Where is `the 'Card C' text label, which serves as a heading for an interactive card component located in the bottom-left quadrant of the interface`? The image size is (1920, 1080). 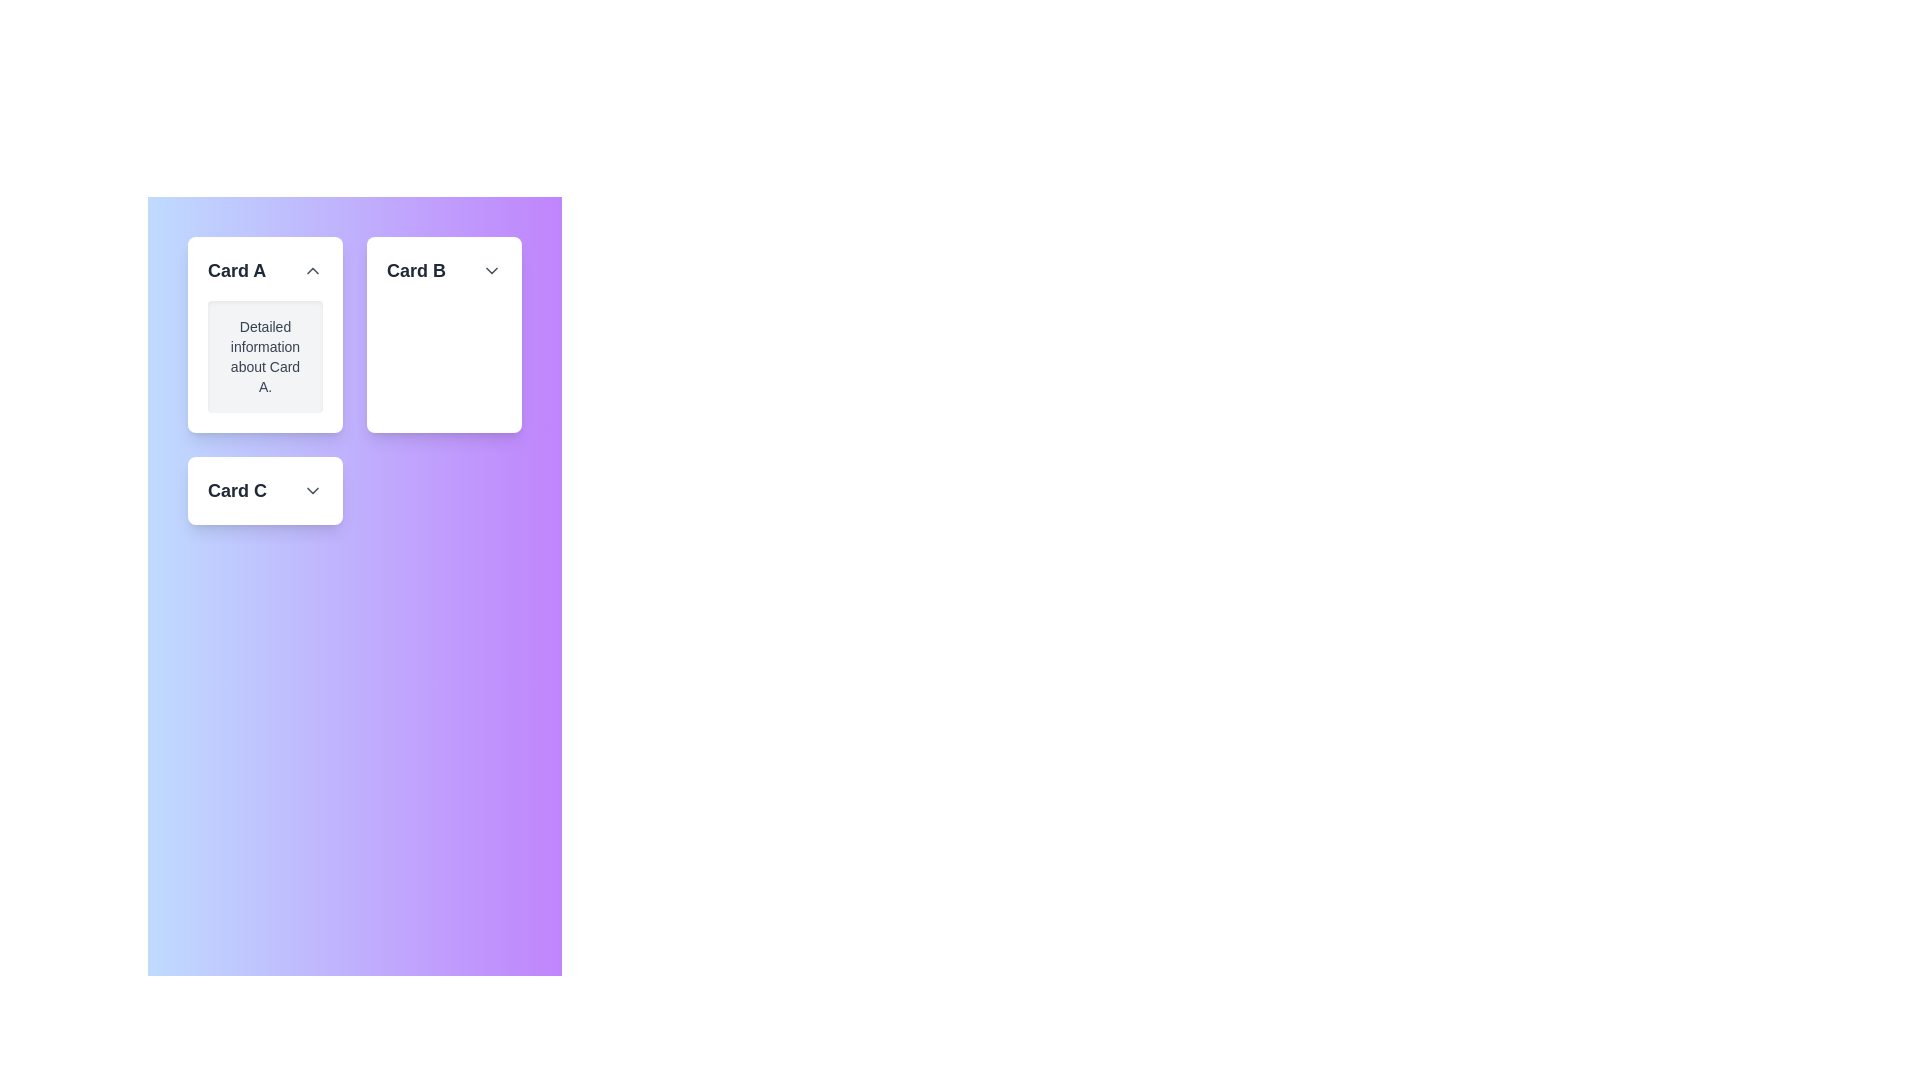 the 'Card C' text label, which serves as a heading for an interactive card component located in the bottom-left quadrant of the interface is located at coordinates (237, 490).